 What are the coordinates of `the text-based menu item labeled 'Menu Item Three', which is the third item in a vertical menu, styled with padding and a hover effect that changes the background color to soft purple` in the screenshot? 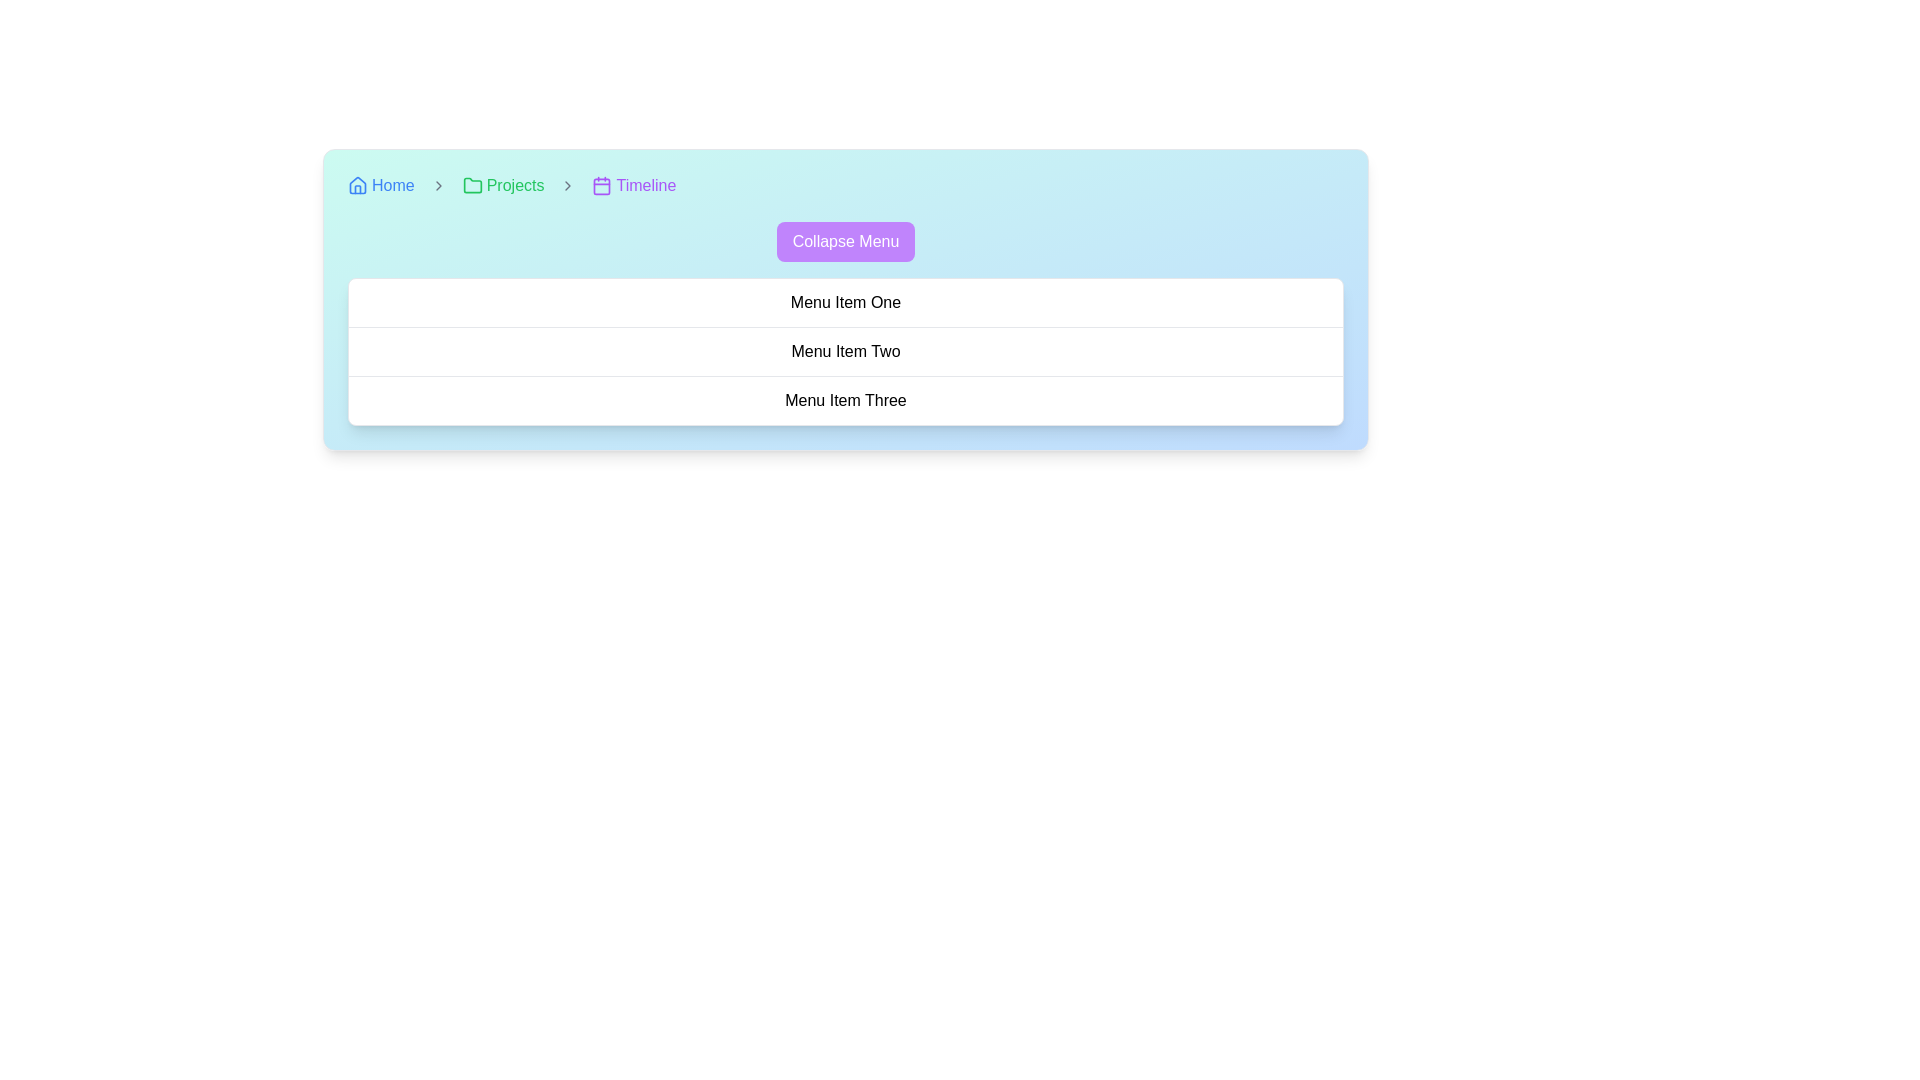 It's located at (845, 400).